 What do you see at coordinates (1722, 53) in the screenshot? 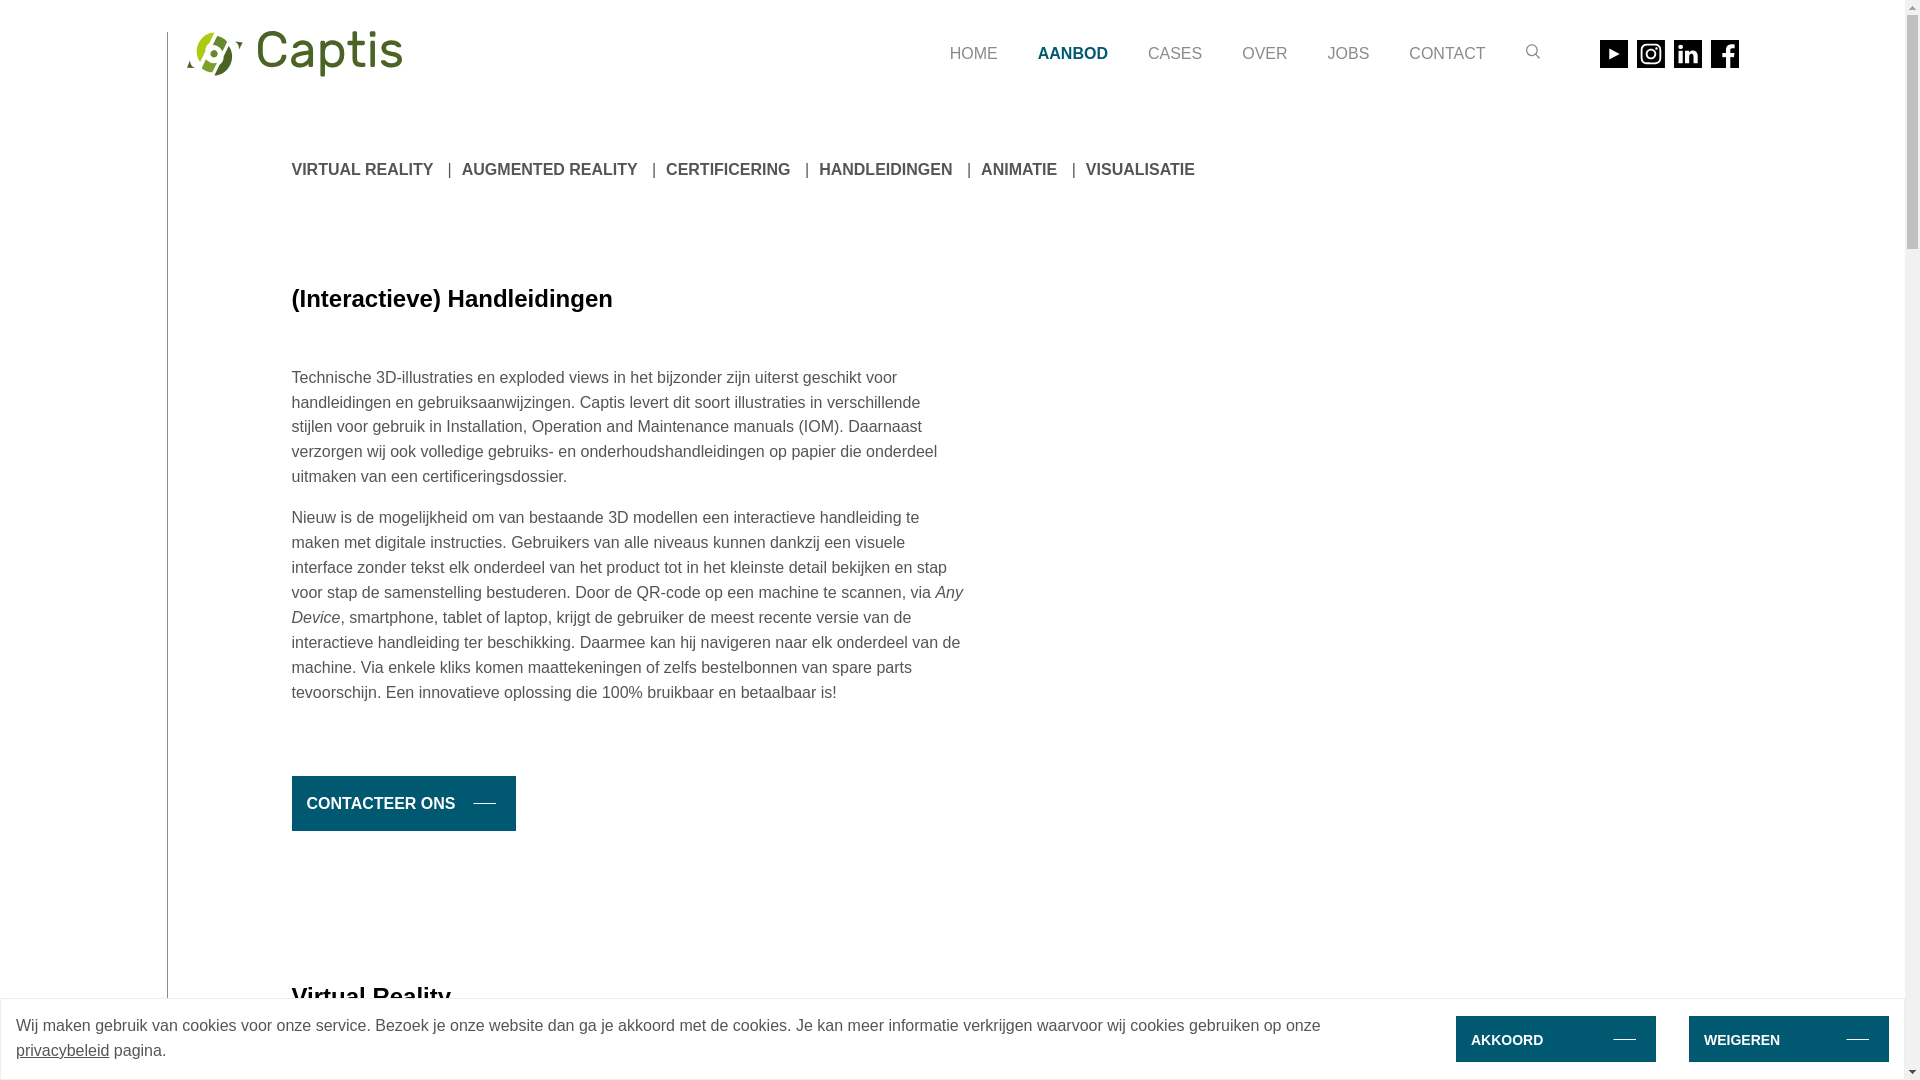
I see `'Bezoek onze Facebook pagina'` at bounding box center [1722, 53].